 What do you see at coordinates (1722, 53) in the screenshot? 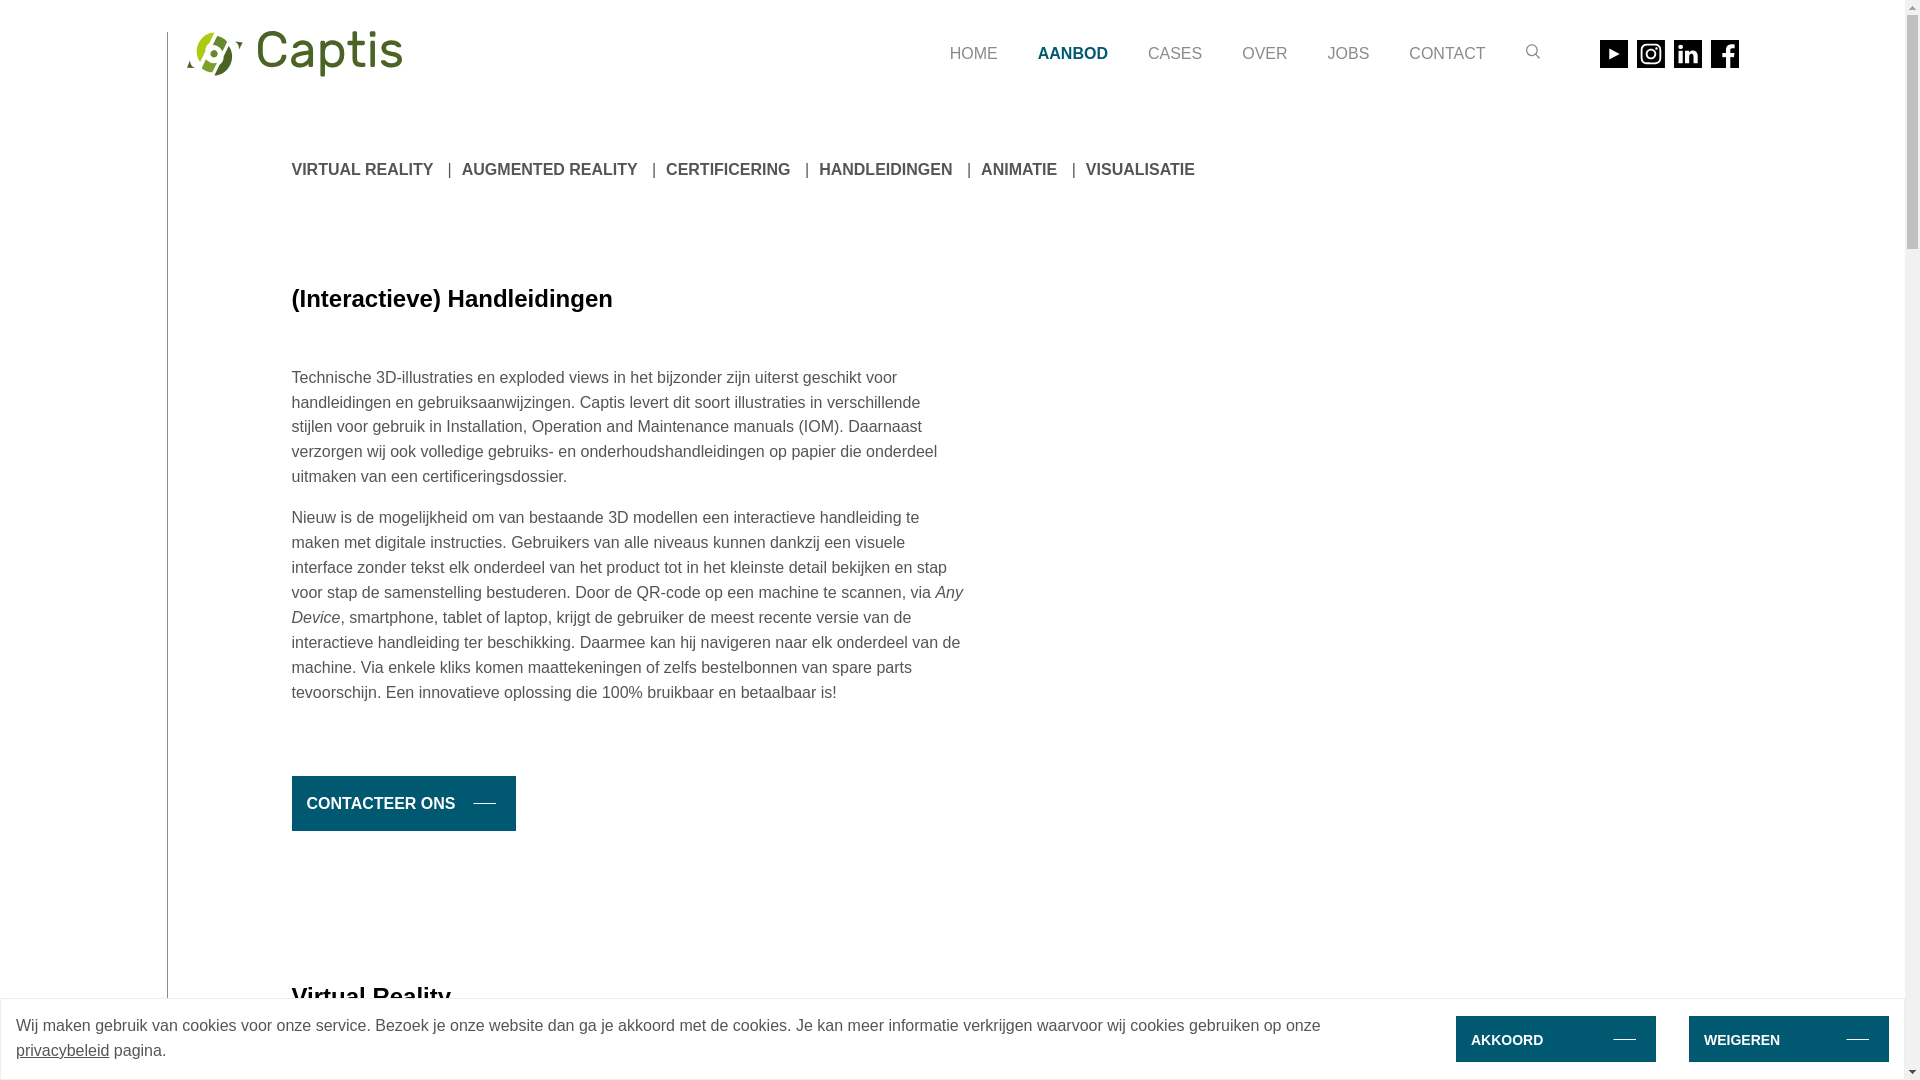
I see `'Bezoek onze Facebook pagina'` at bounding box center [1722, 53].